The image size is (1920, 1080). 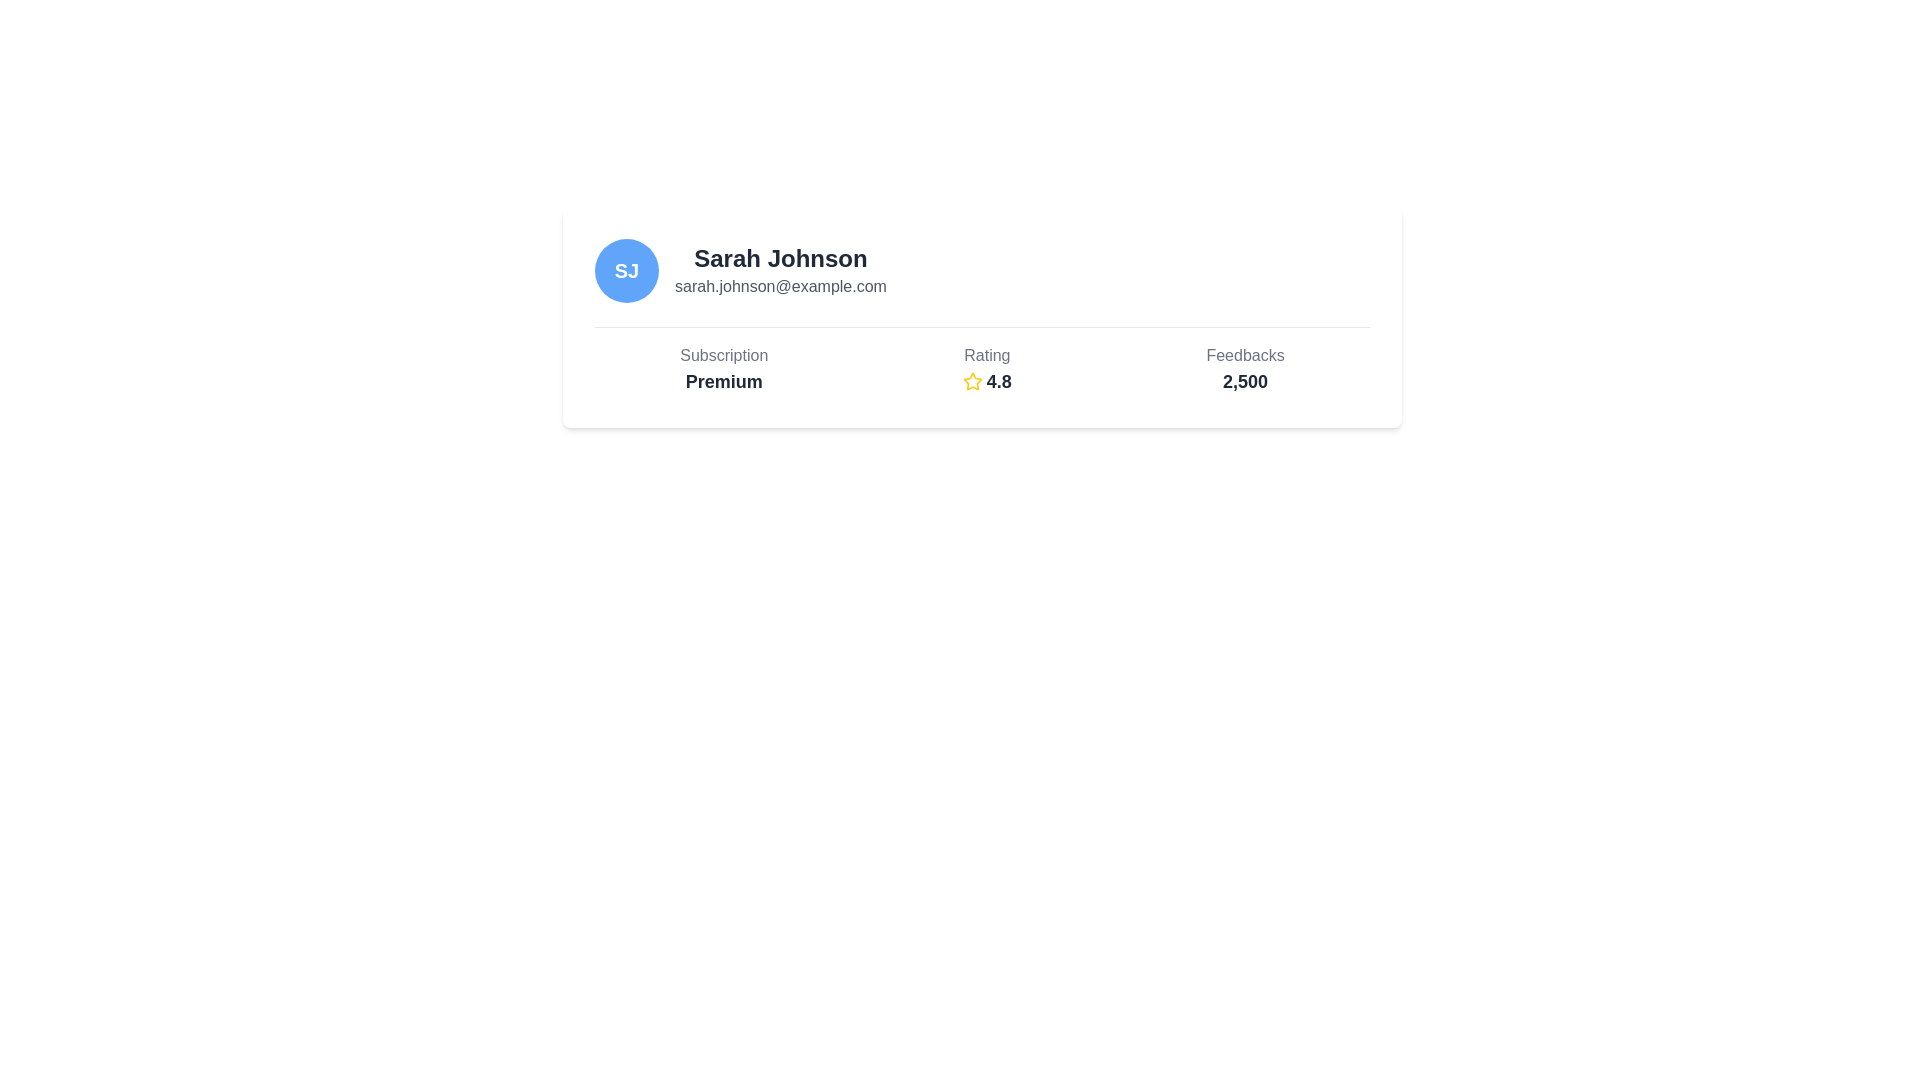 What do you see at coordinates (987, 381) in the screenshot?
I see `the Rating display, which consists of a star-shaped icon and the numerical text '4.8', located at the center column below the label 'Rating'` at bounding box center [987, 381].